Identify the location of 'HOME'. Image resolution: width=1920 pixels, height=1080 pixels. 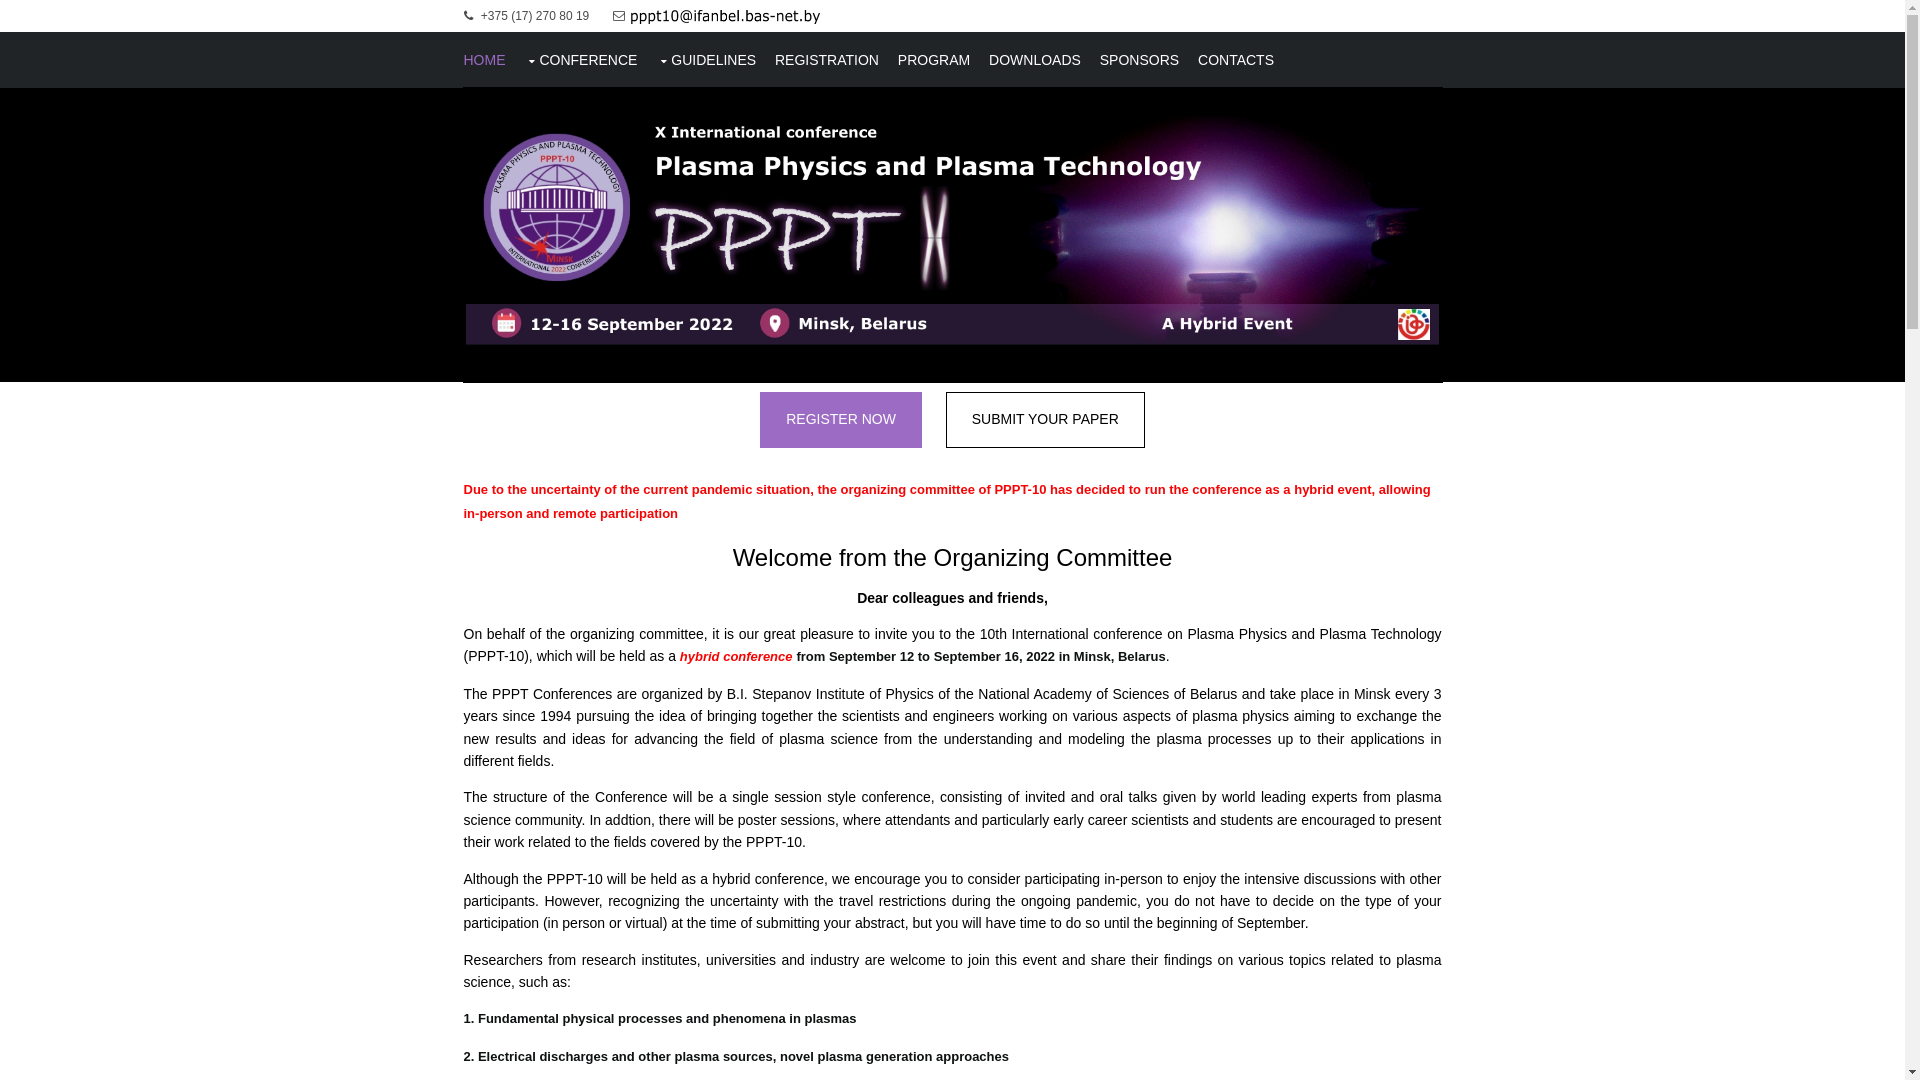
(484, 59).